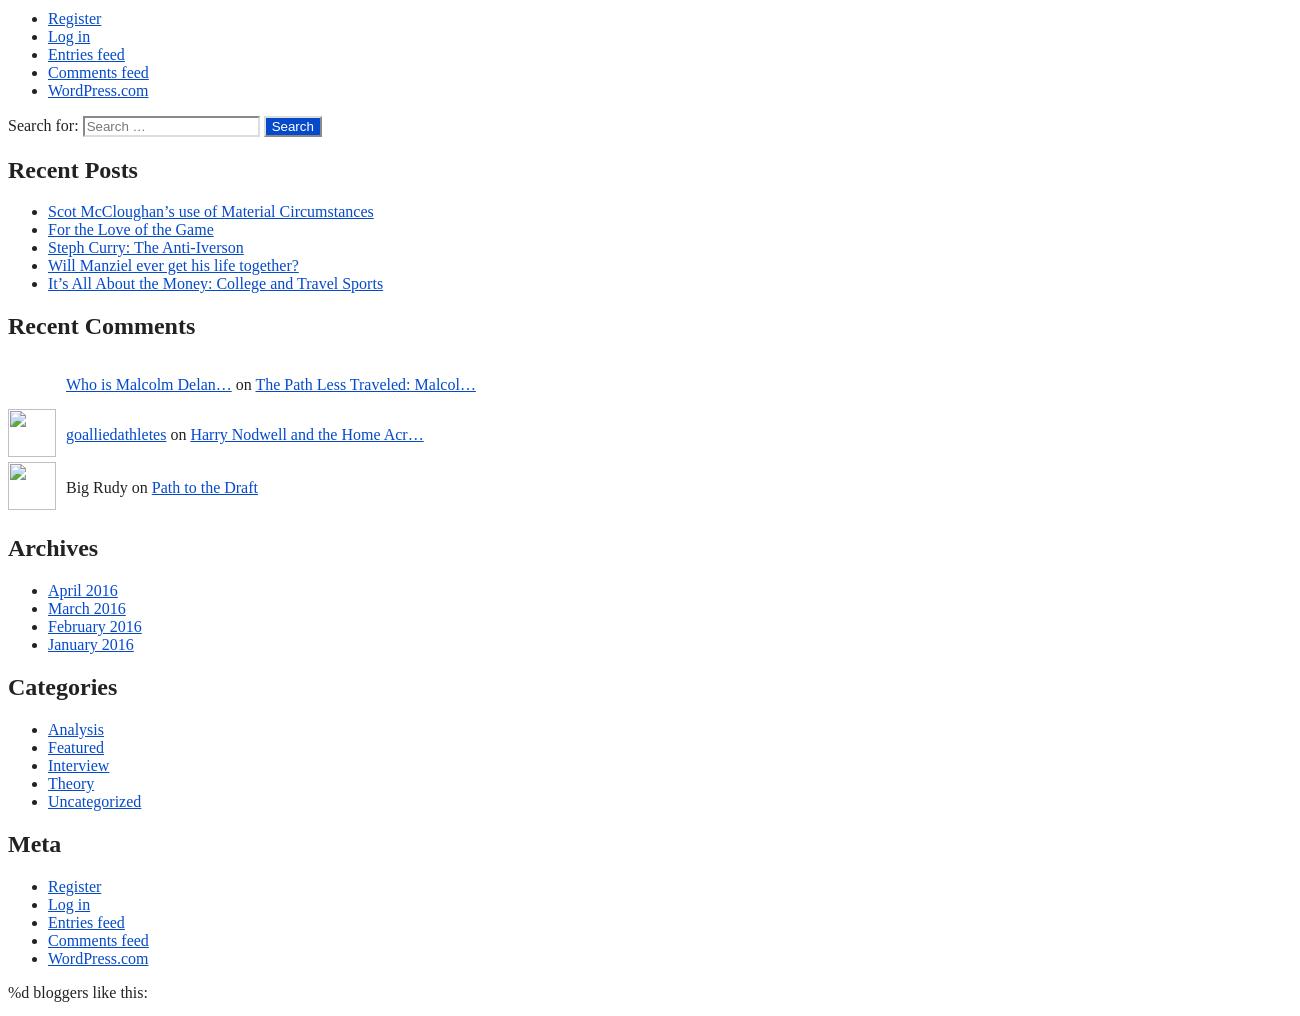 Image resolution: width=1300 pixels, height=1016 pixels. What do you see at coordinates (144, 247) in the screenshot?
I see `'Steph Curry: The Anti-Iverson'` at bounding box center [144, 247].